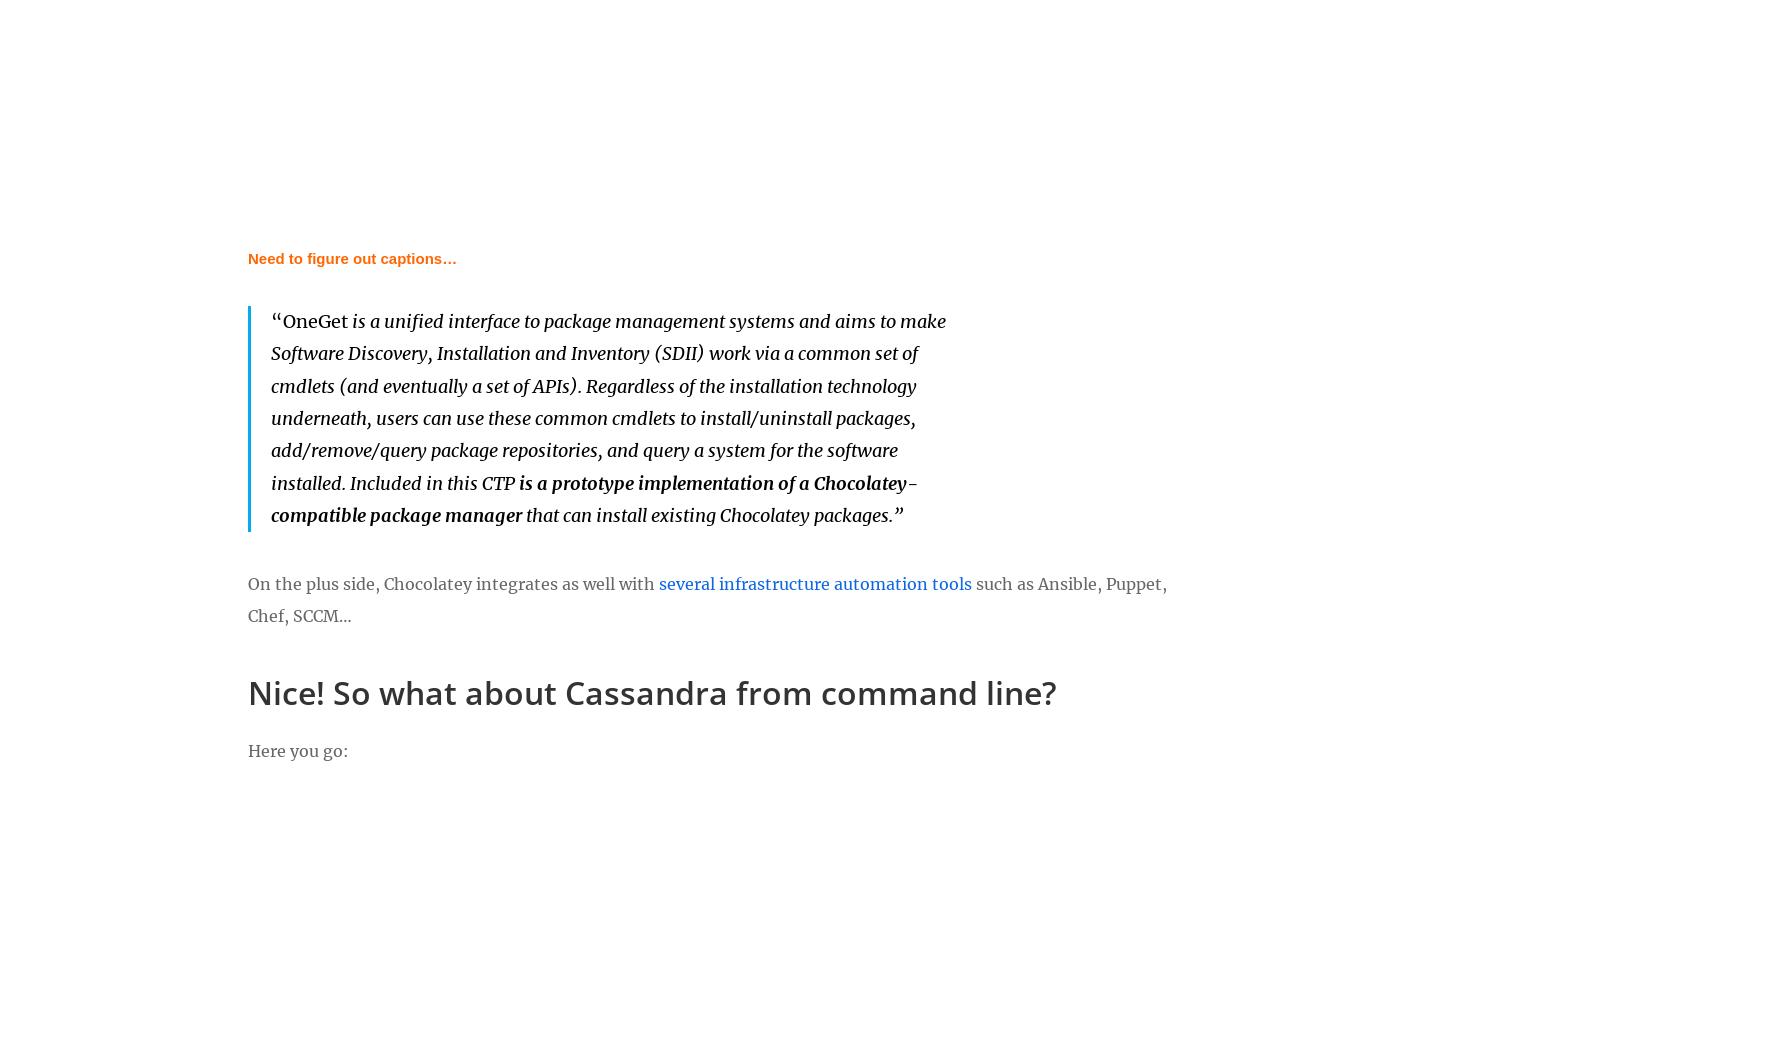 Image resolution: width=1776 pixels, height=1059 pixels. I want to click on 'is a unified interface to package management systems and aims to make Software Discovery, Installation and Inventory (SDII) work via a common set of cmdlets (and eventually a set of APIs). Regardless of the installation technology underneath, users can use these common cmdlets to install/uninstall packages, add/remove/query package repositories, and query a system for the software installed. Included in this CTP', so click(607, 400).